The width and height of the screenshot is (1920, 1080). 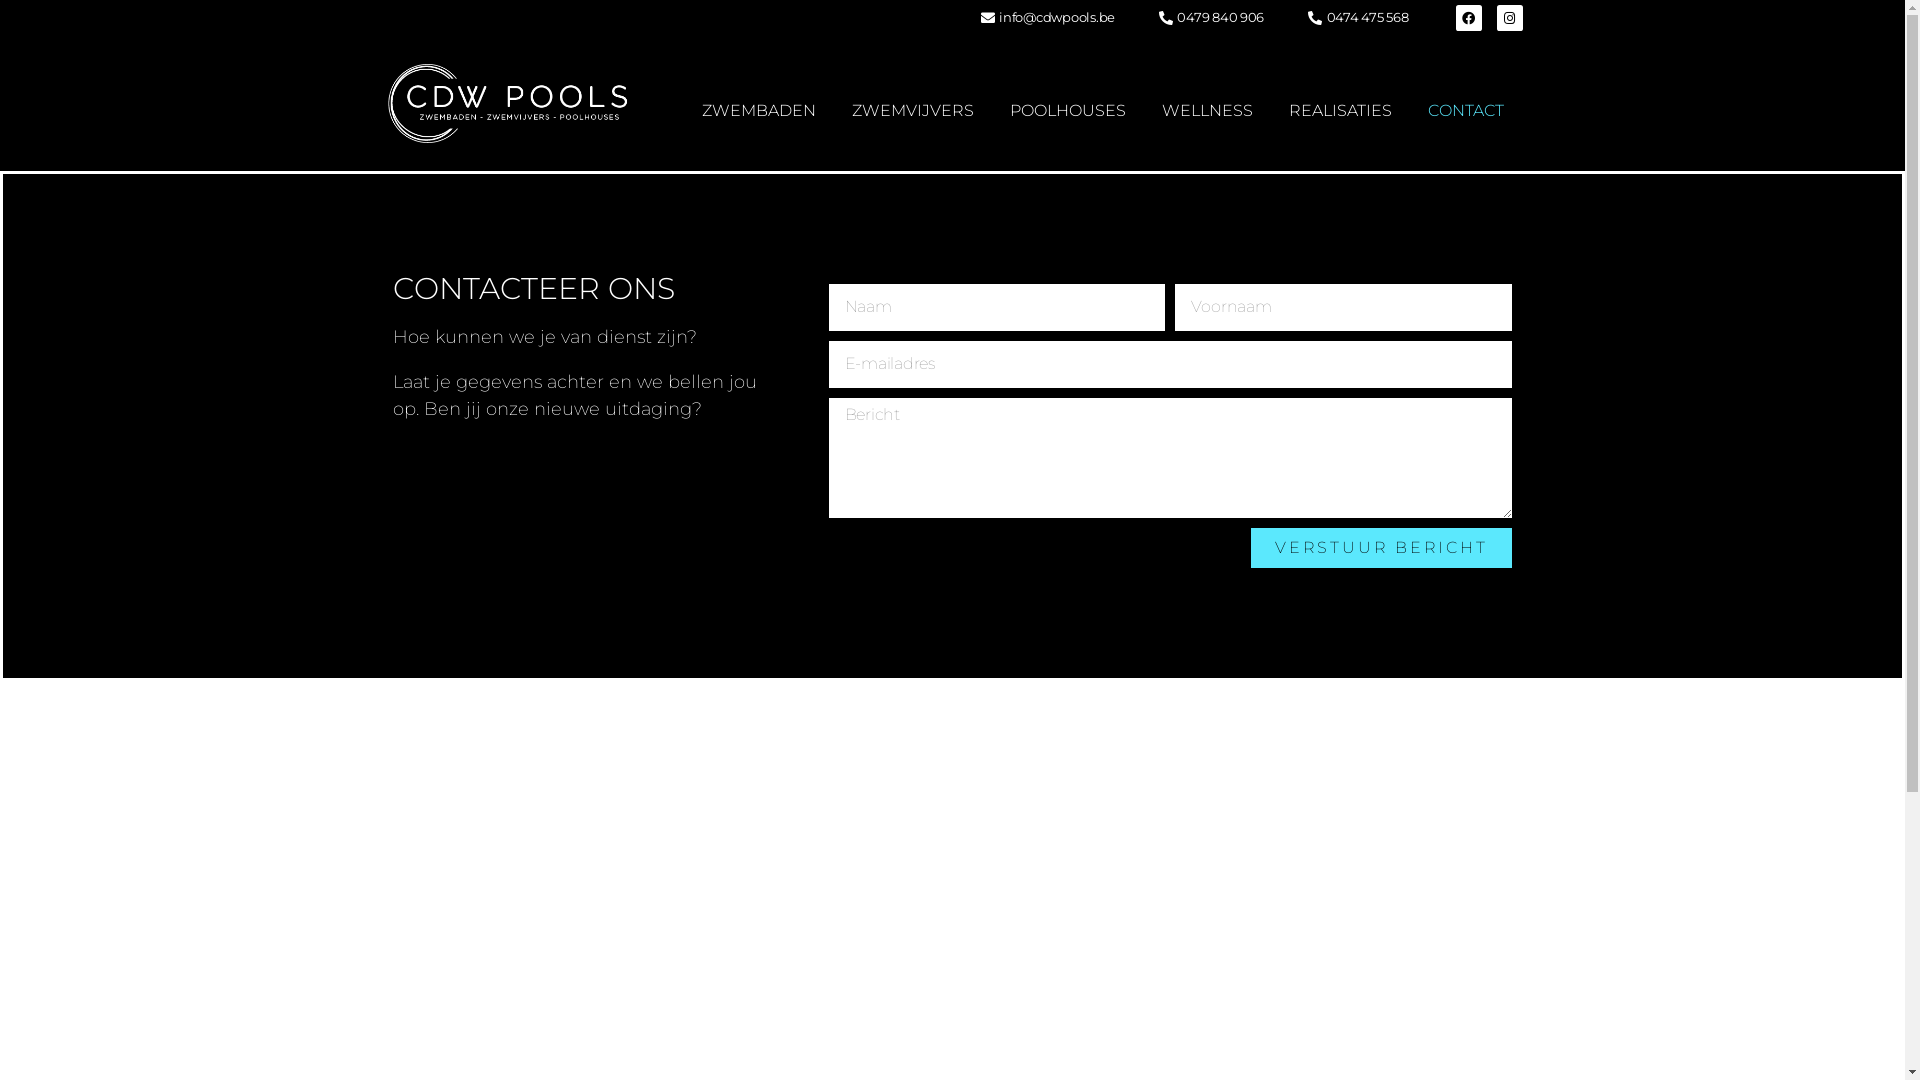 I want to click on 'REALISATIES', so click(x=1340, y=111).